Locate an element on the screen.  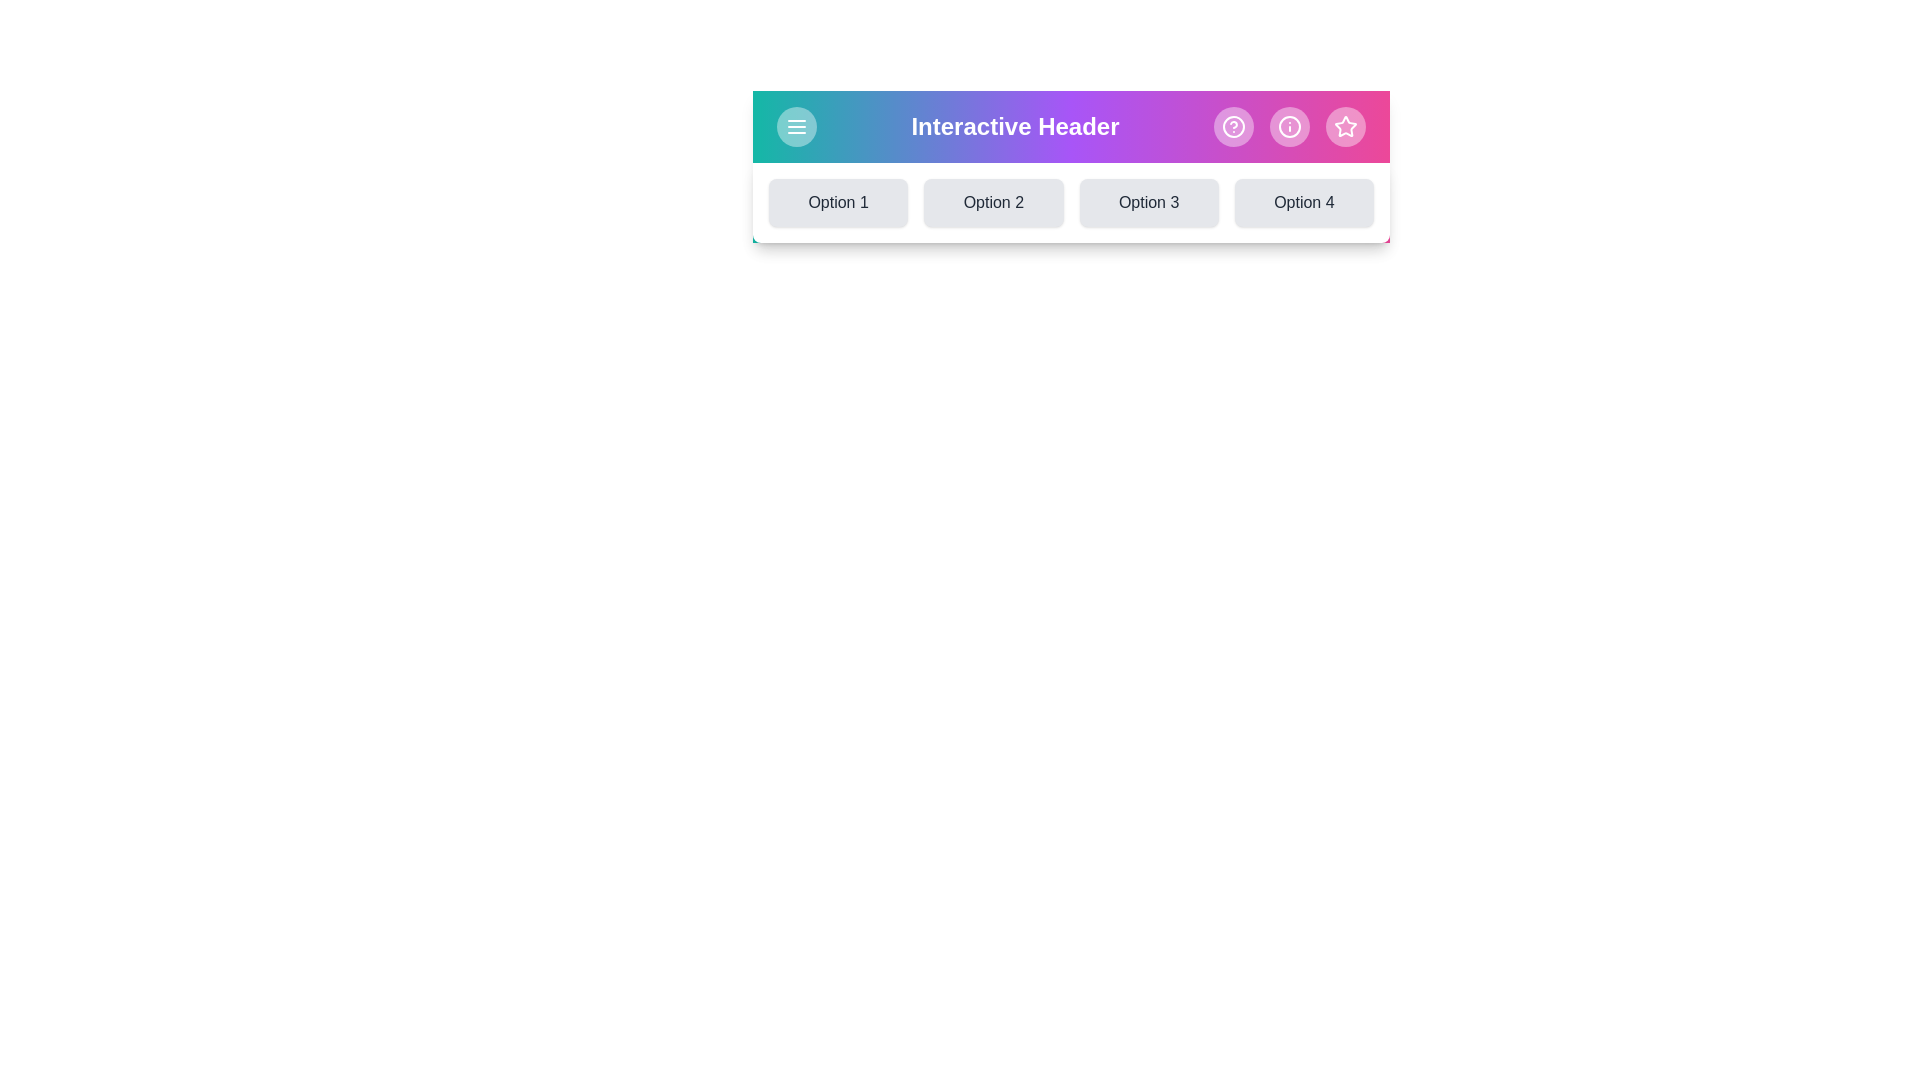
the 'Option 3' button is located at coordinates (1149, 203).